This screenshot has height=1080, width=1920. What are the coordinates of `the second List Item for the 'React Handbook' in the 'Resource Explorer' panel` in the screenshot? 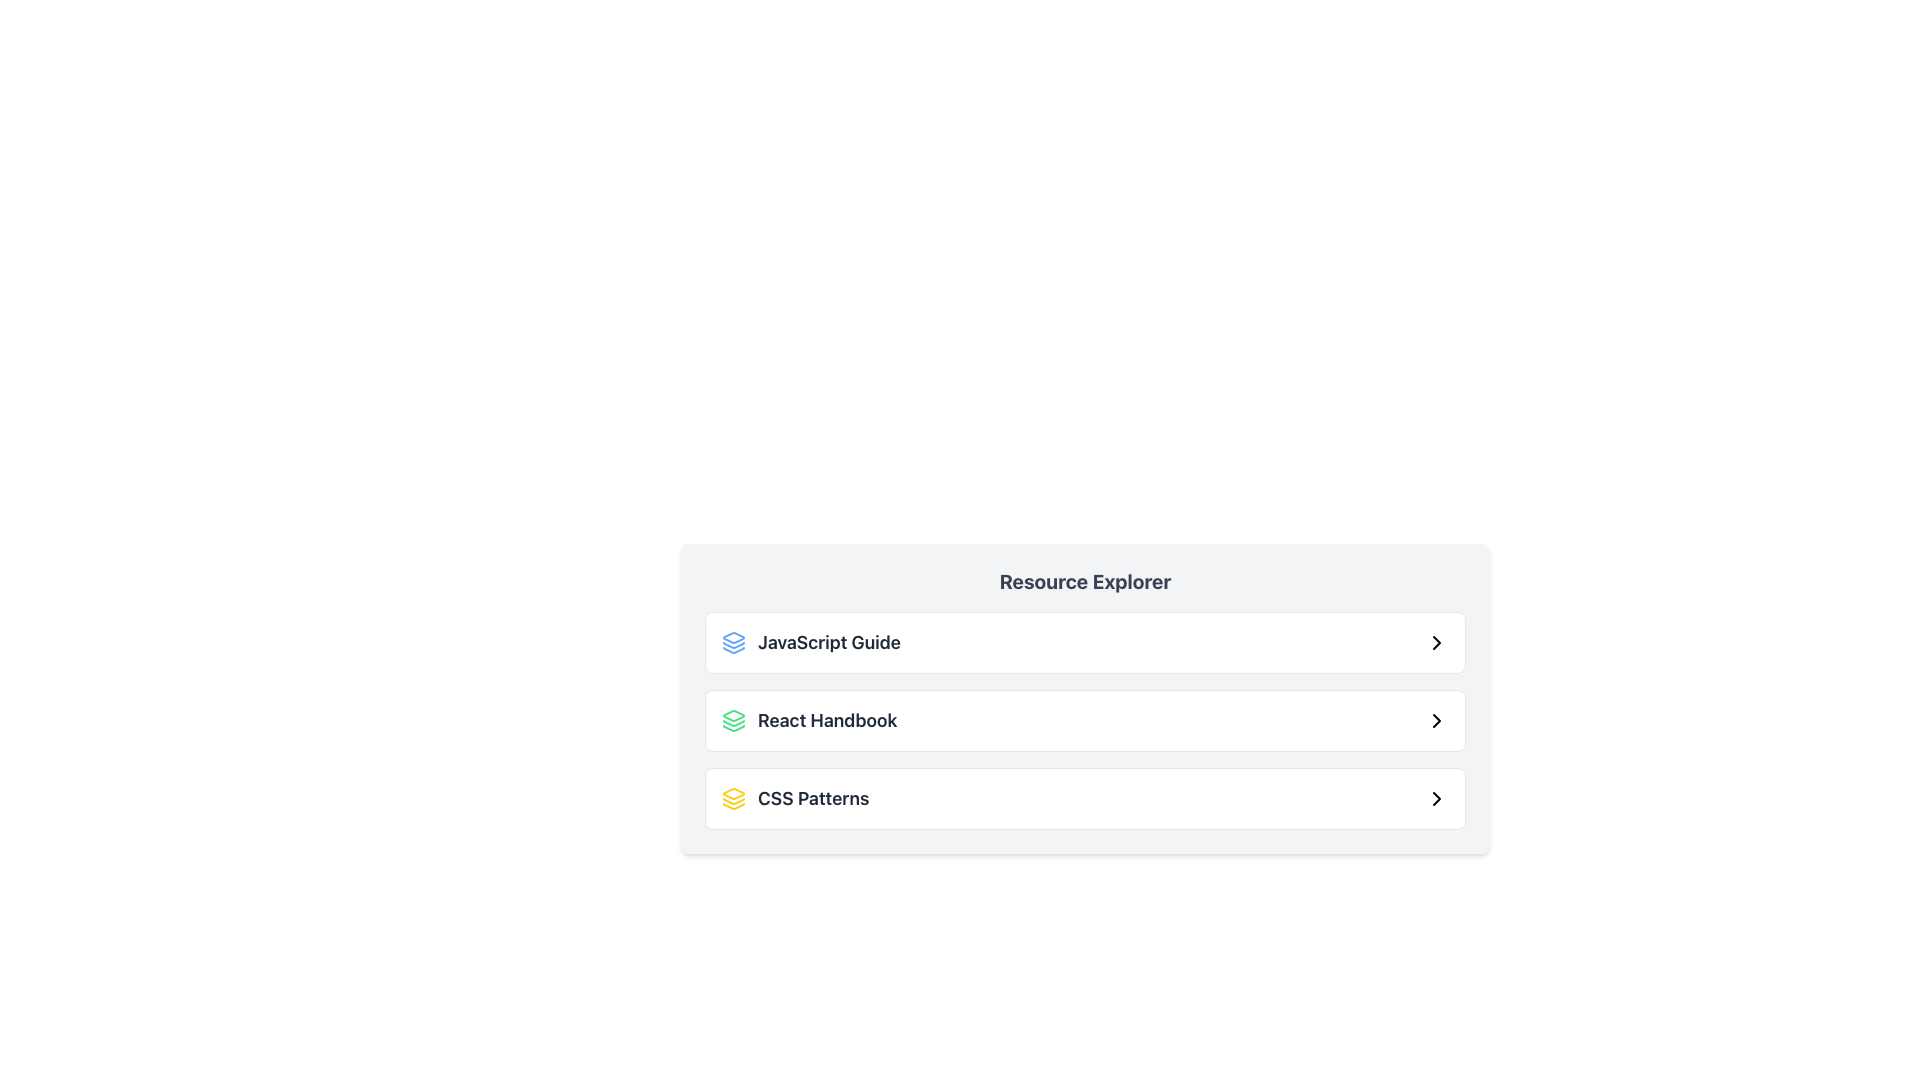 It's located at (1084, 697).